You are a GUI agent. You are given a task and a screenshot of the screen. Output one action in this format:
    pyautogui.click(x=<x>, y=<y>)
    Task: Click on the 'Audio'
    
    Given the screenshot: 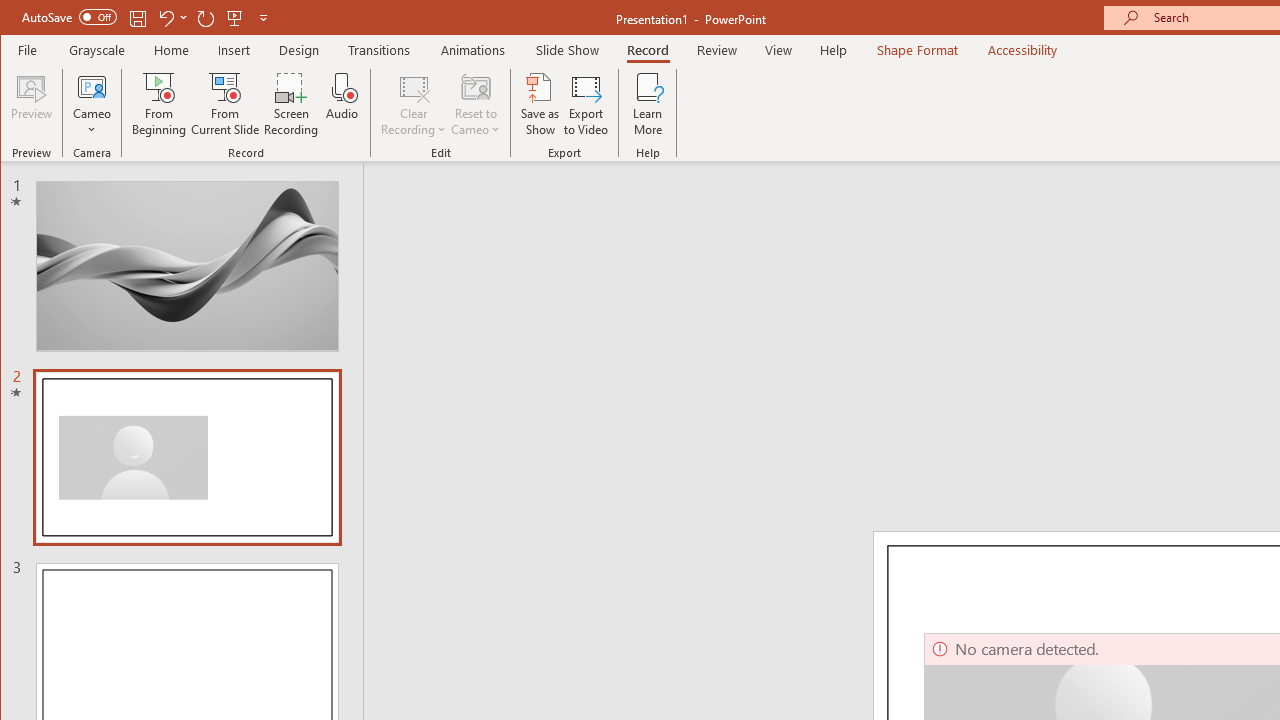 What is the action you would take?
    pyautogui.click(x=342, y=104)
    